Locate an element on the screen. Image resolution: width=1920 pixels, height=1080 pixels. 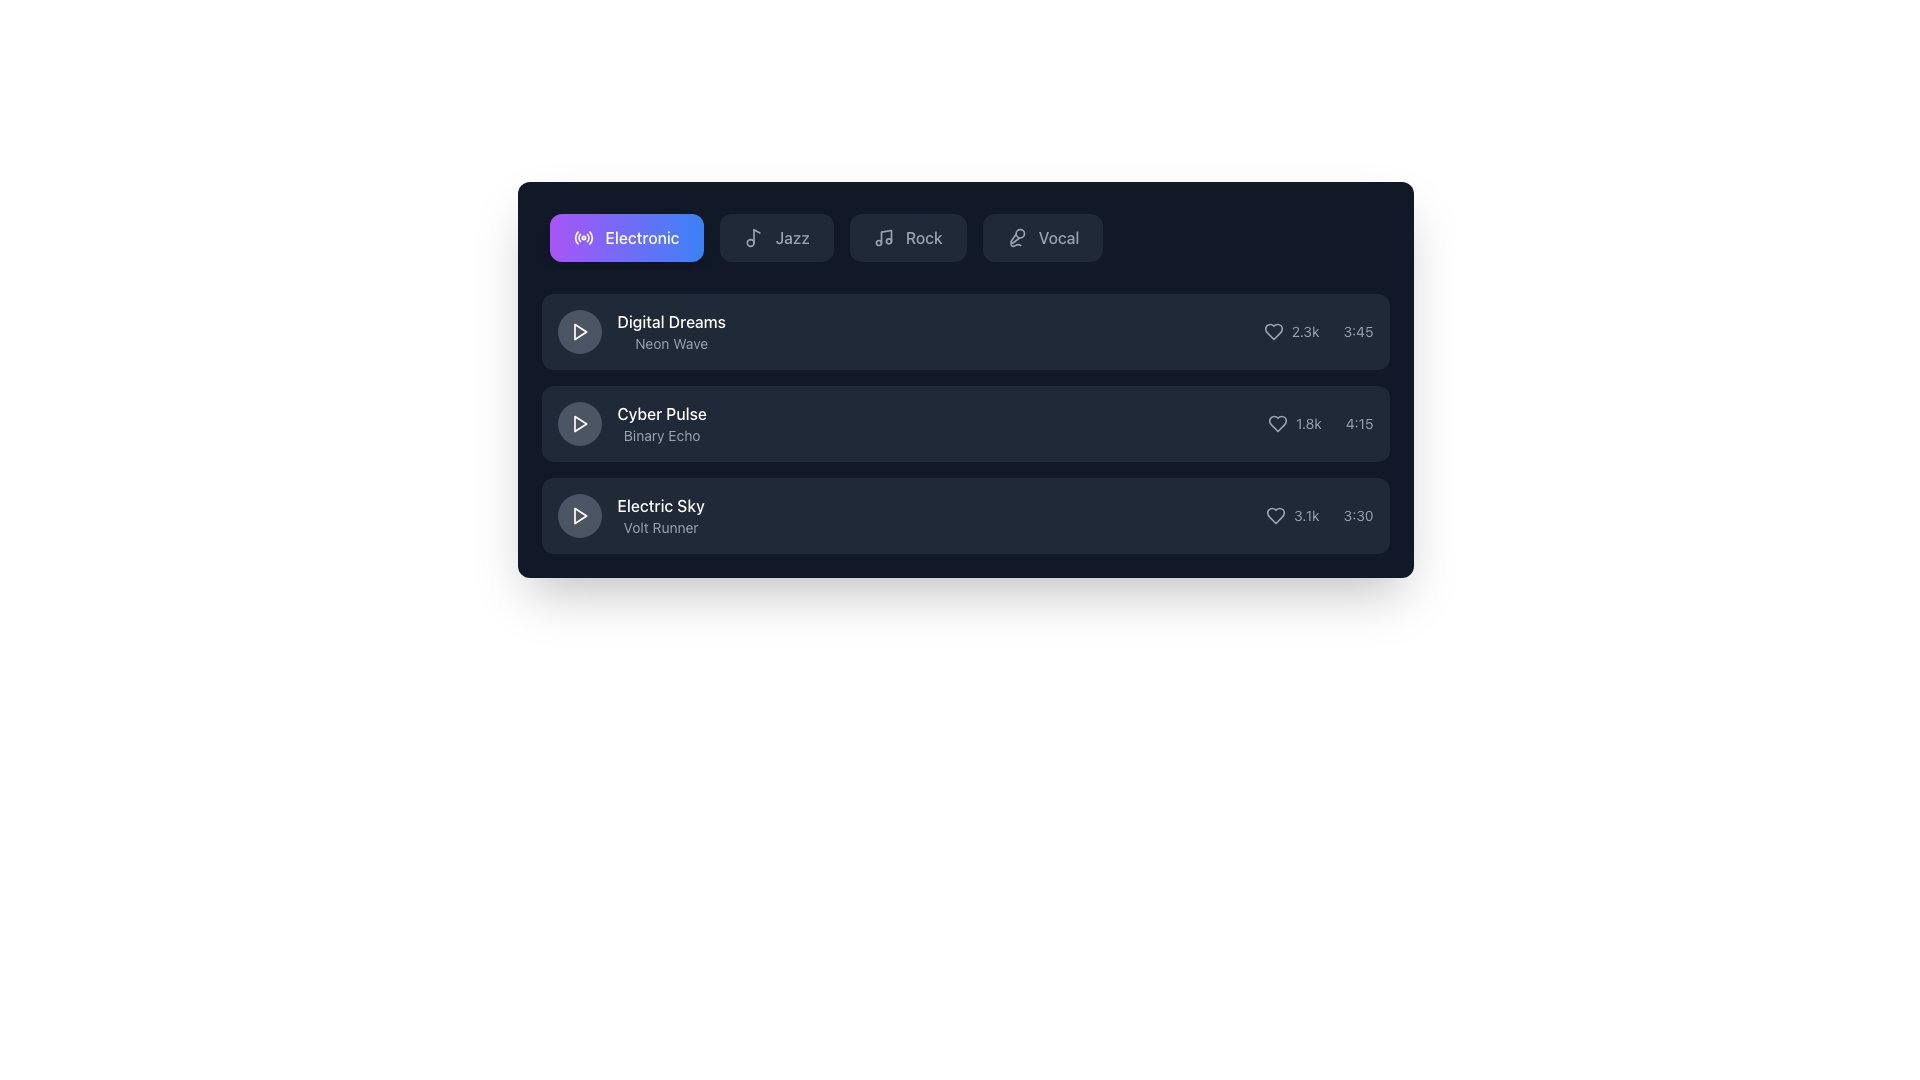
the radio device icon located on the left side inside the 'Electronic' button, which has a gradient purple to blue background is located at coordinates (582, 237).